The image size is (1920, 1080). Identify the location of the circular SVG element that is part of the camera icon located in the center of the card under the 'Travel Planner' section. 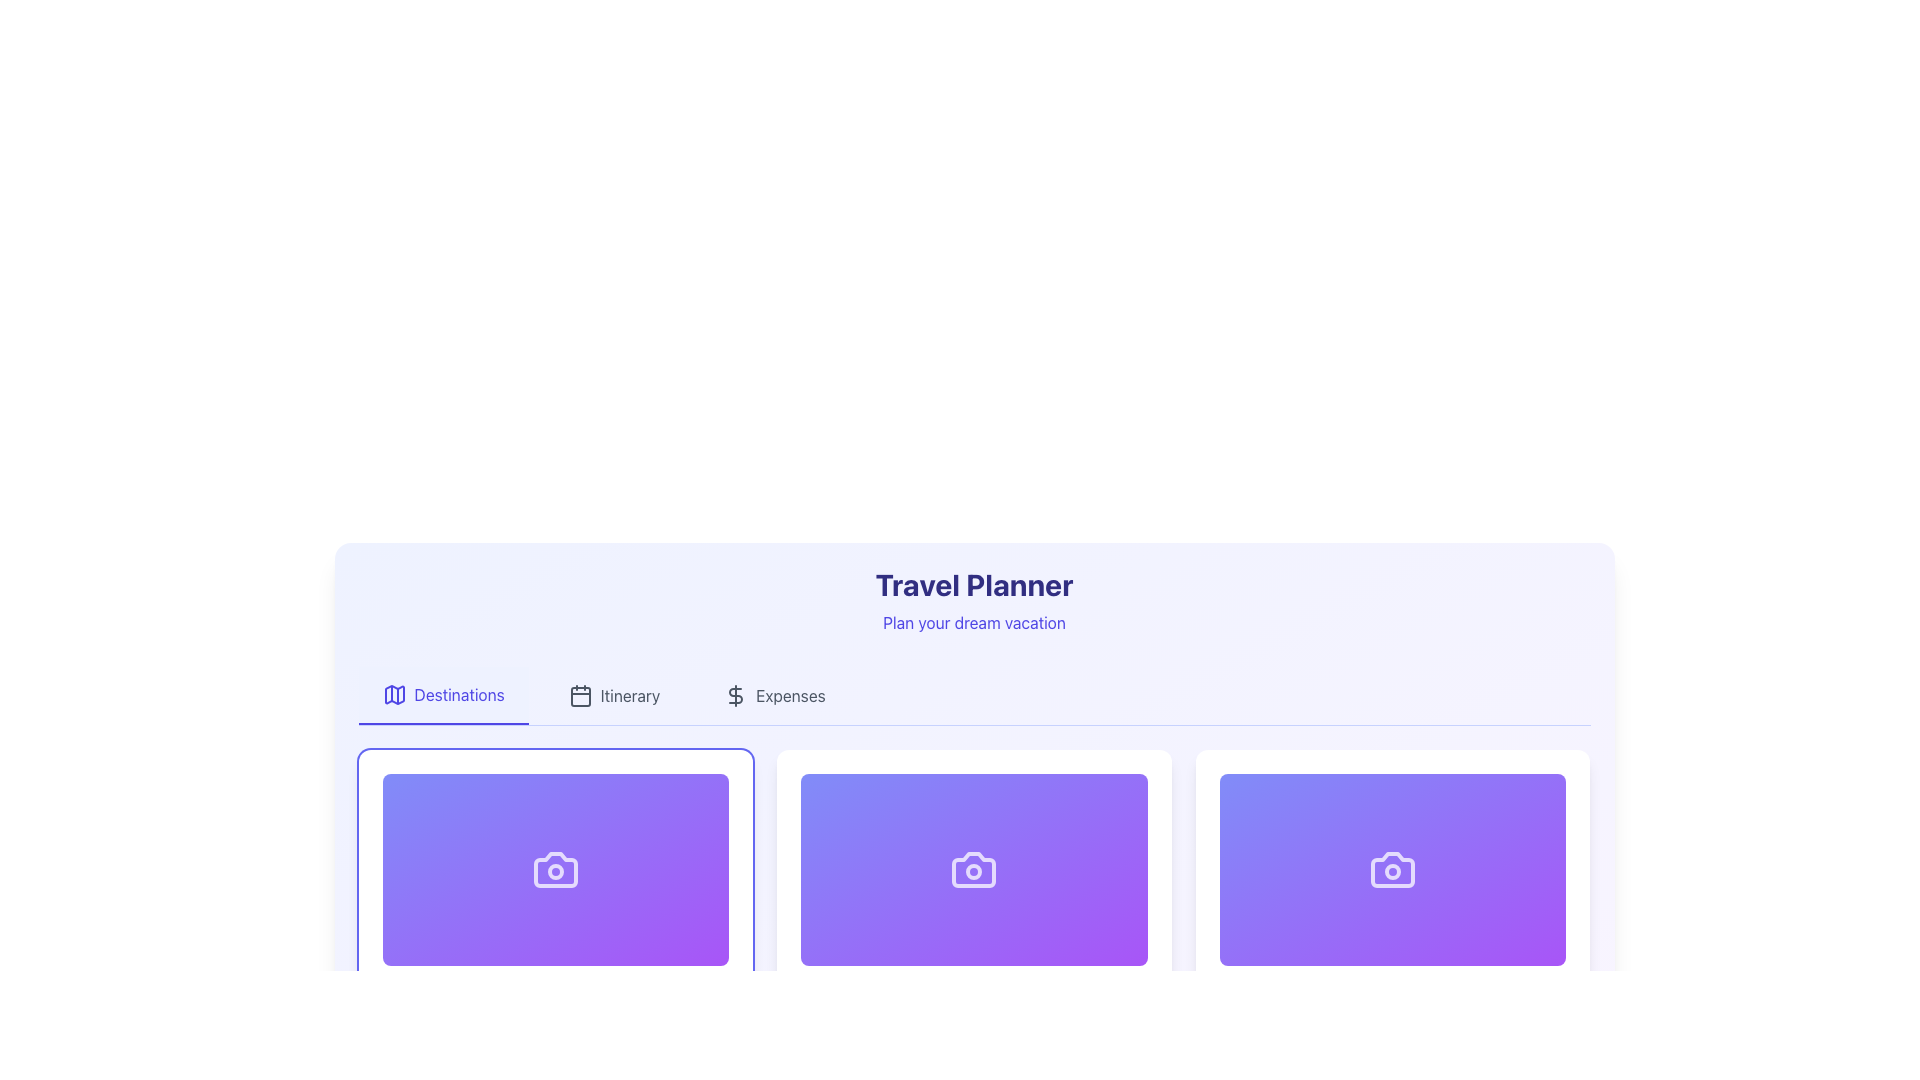
(974, 870).